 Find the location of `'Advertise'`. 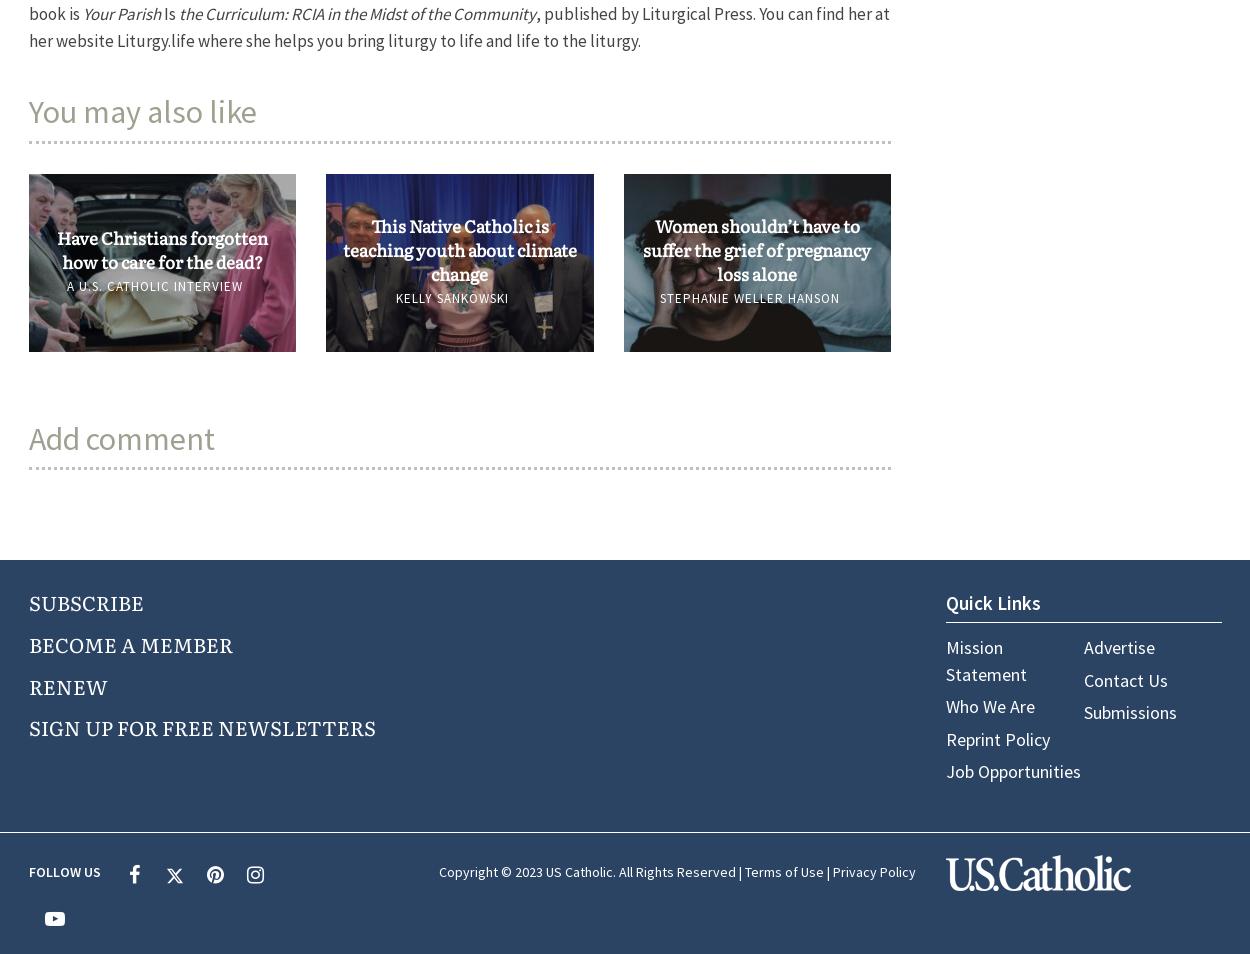

'Advertise' is located at coordinates (1117, 646).